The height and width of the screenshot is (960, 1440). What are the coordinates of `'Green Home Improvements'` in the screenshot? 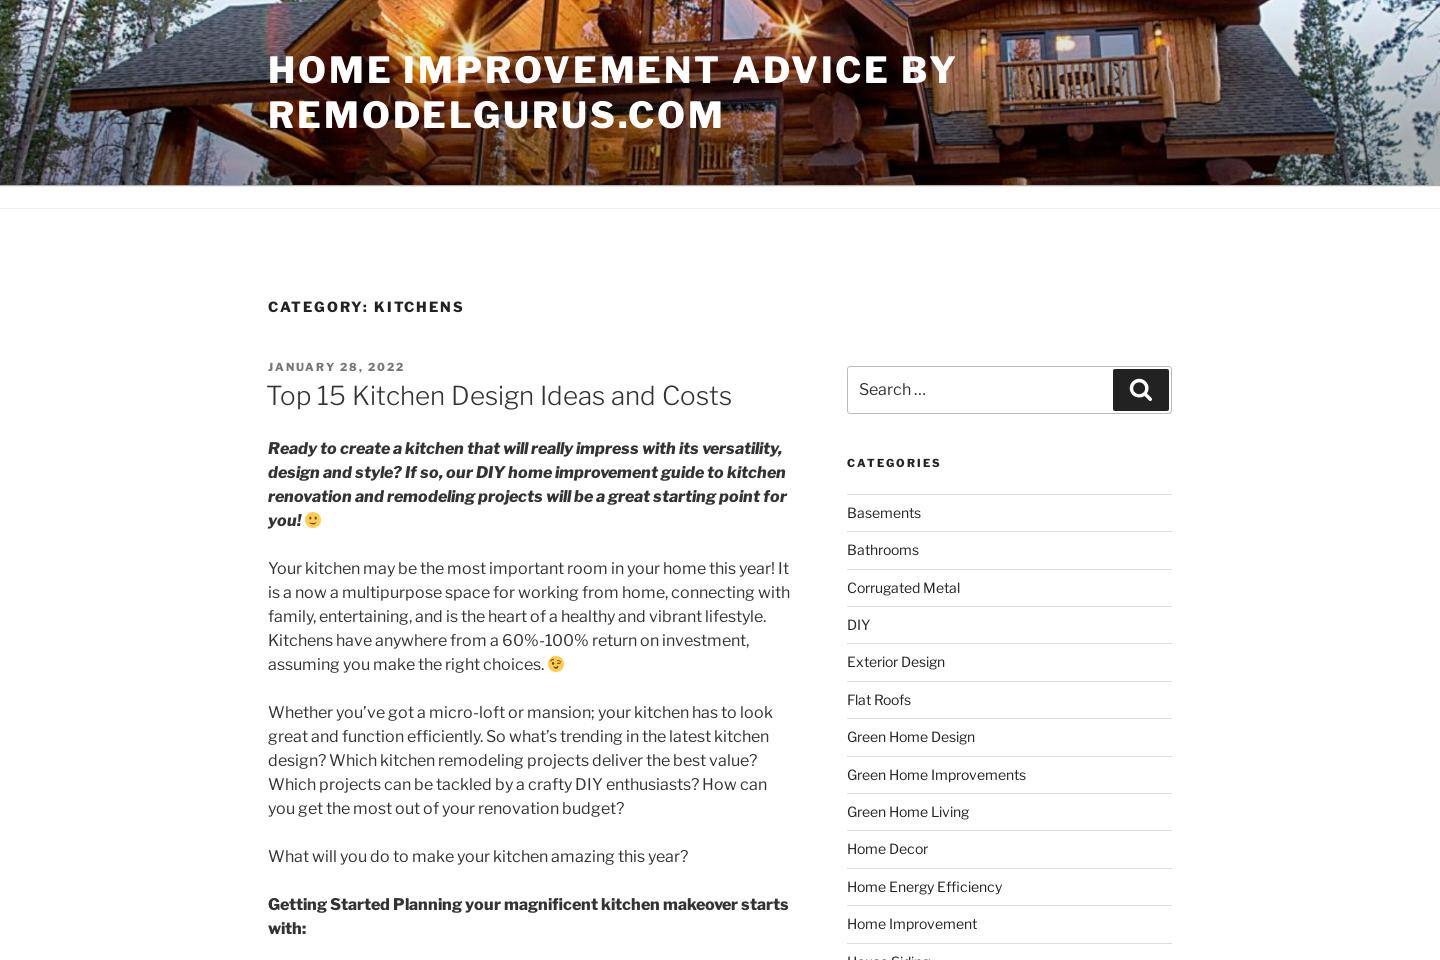 It's located at (935, 772).